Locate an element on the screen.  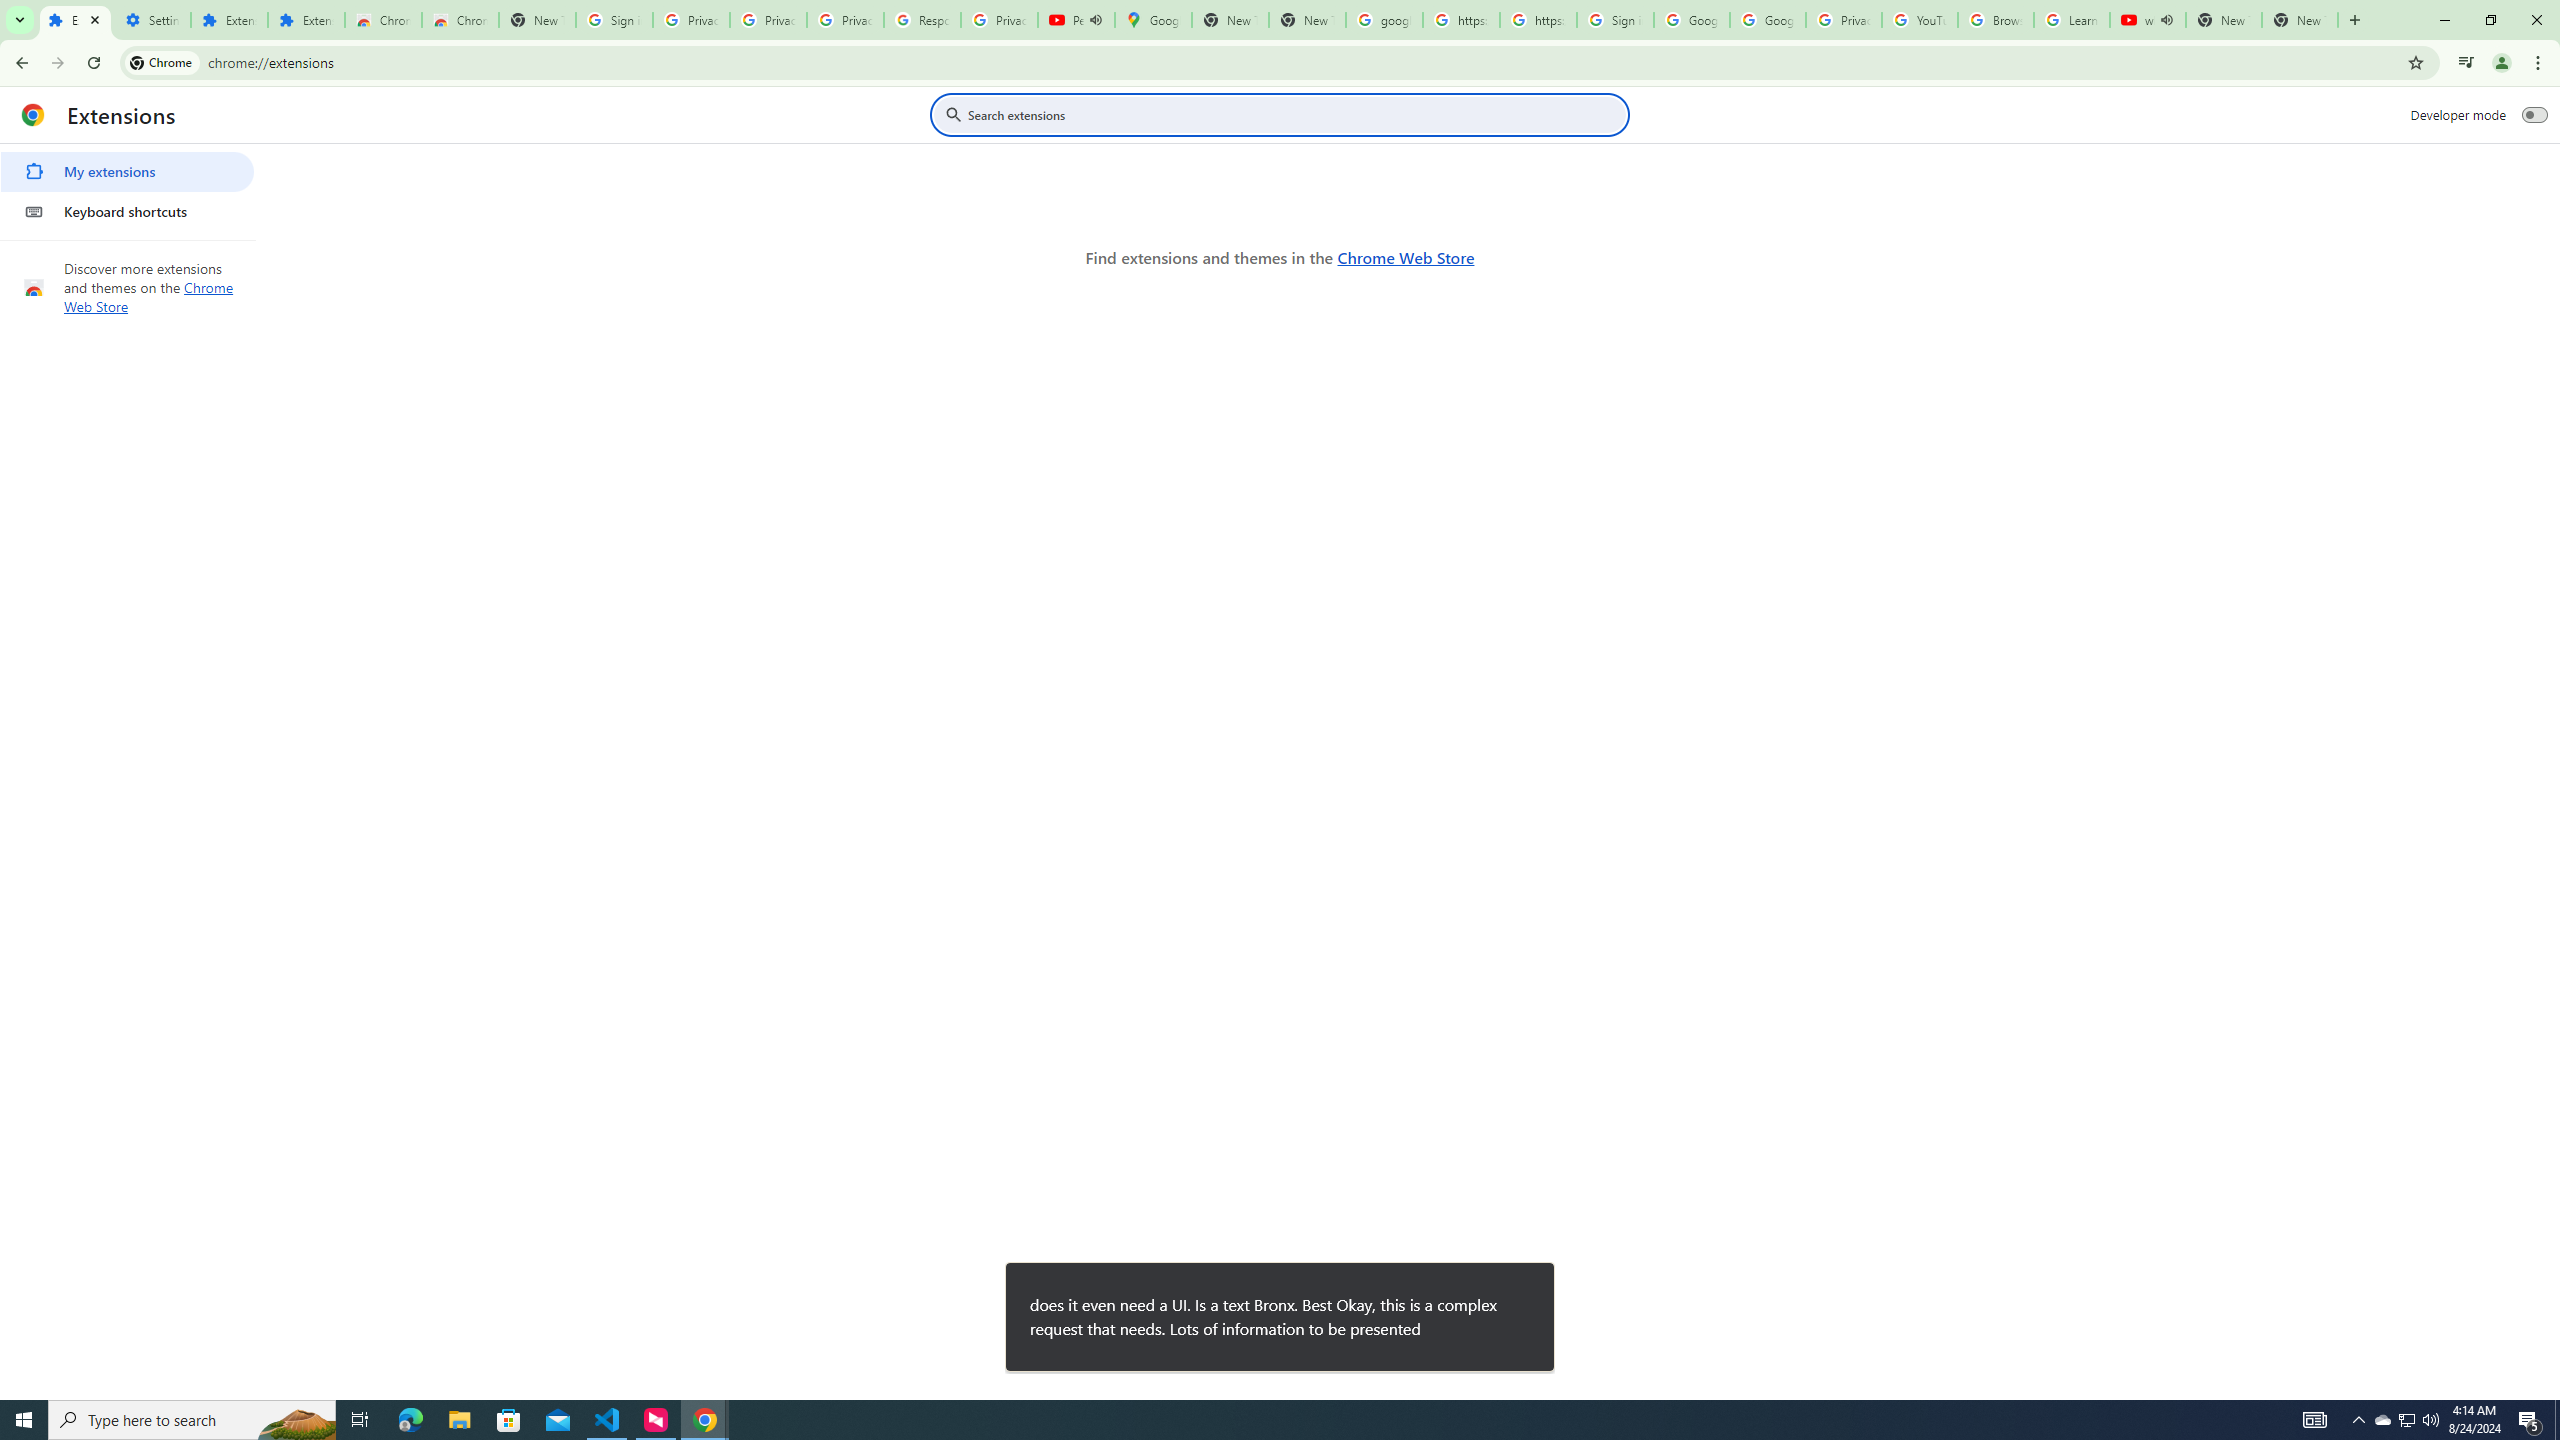
'Sign in - Google Accounts' is located at coordinates (1614, 19).